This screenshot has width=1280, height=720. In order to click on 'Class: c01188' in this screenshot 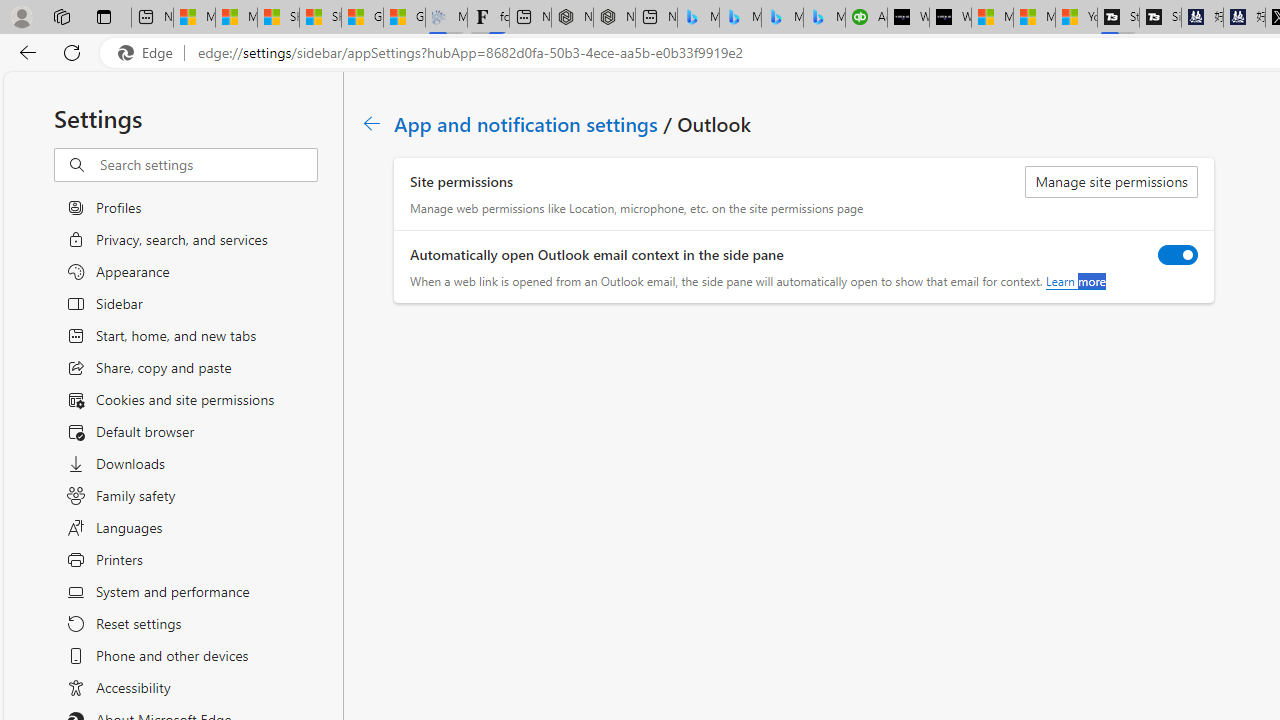, I will do `click(371, 123)`.